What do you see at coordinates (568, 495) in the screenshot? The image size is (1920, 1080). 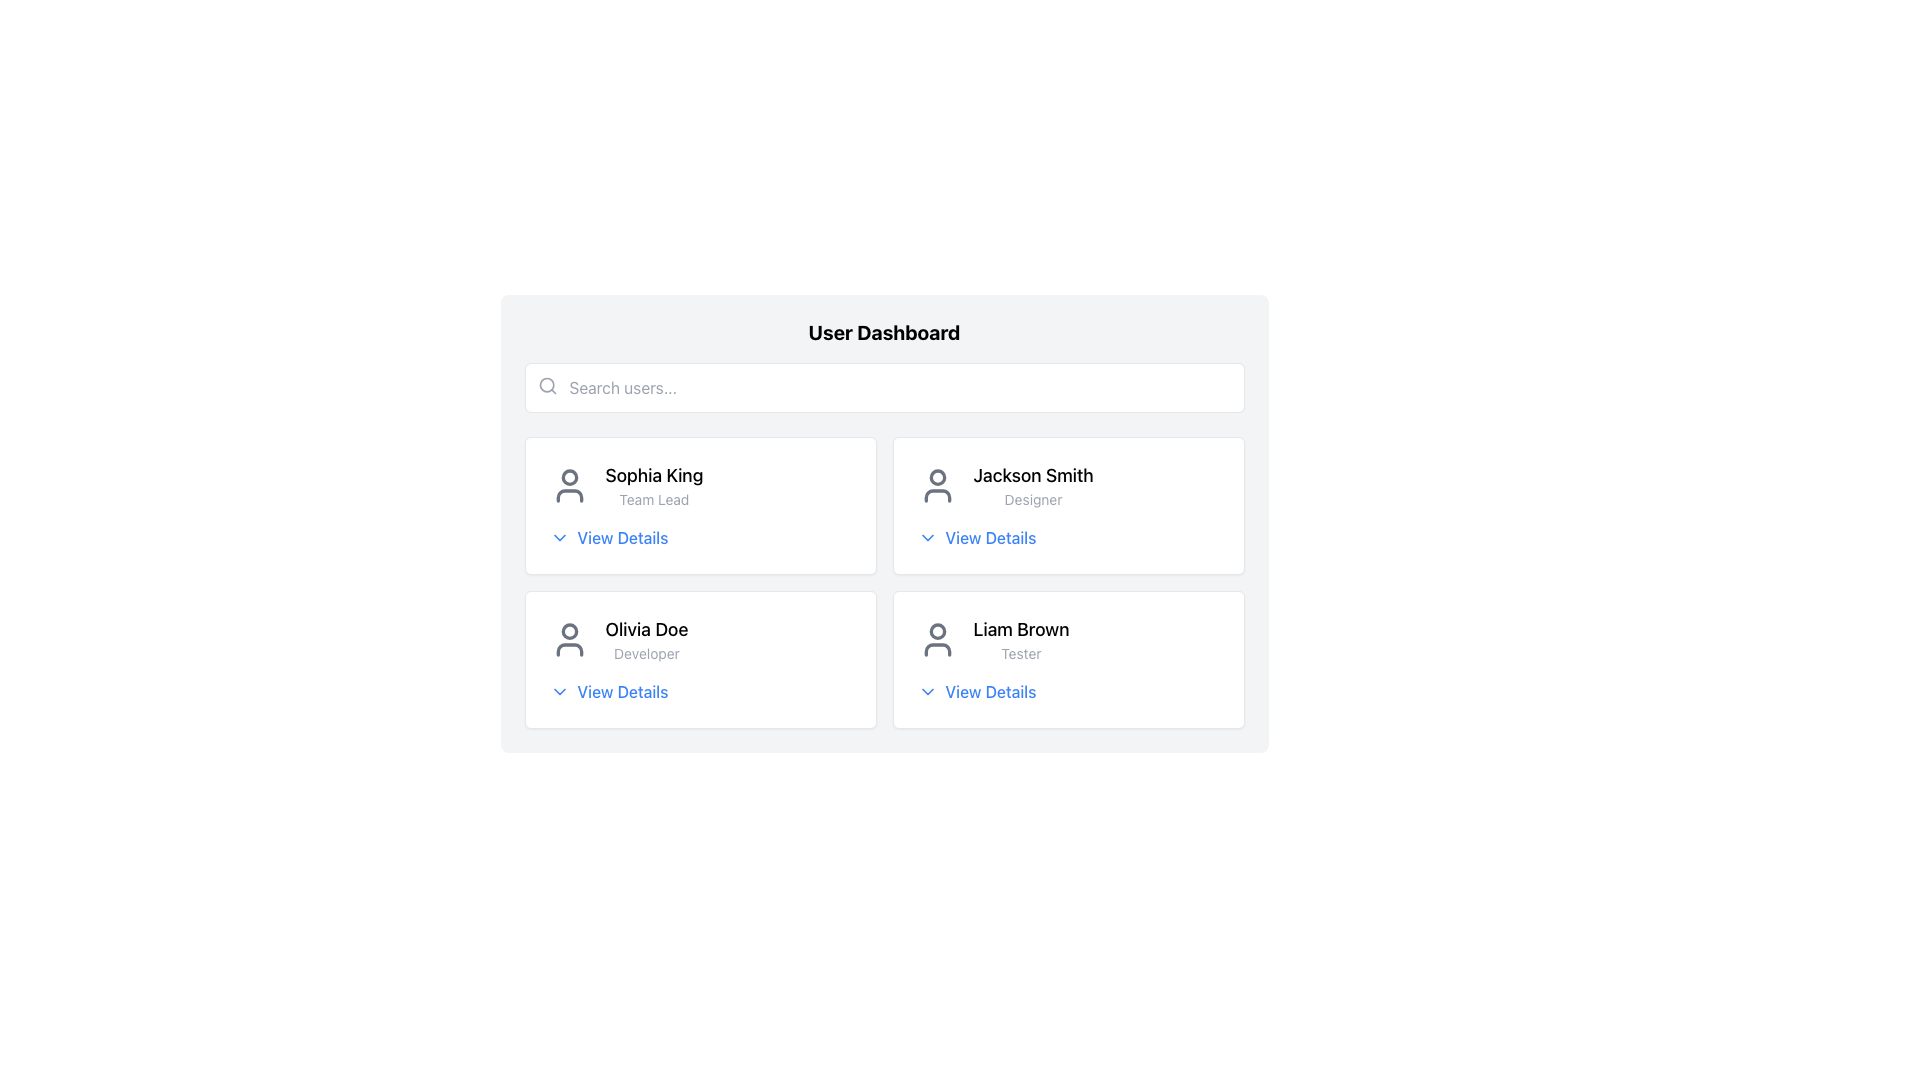 I see `the lower half of the user silhouette icon located in the leftmost user card of the dashboard` at bounding box center [568, 495].